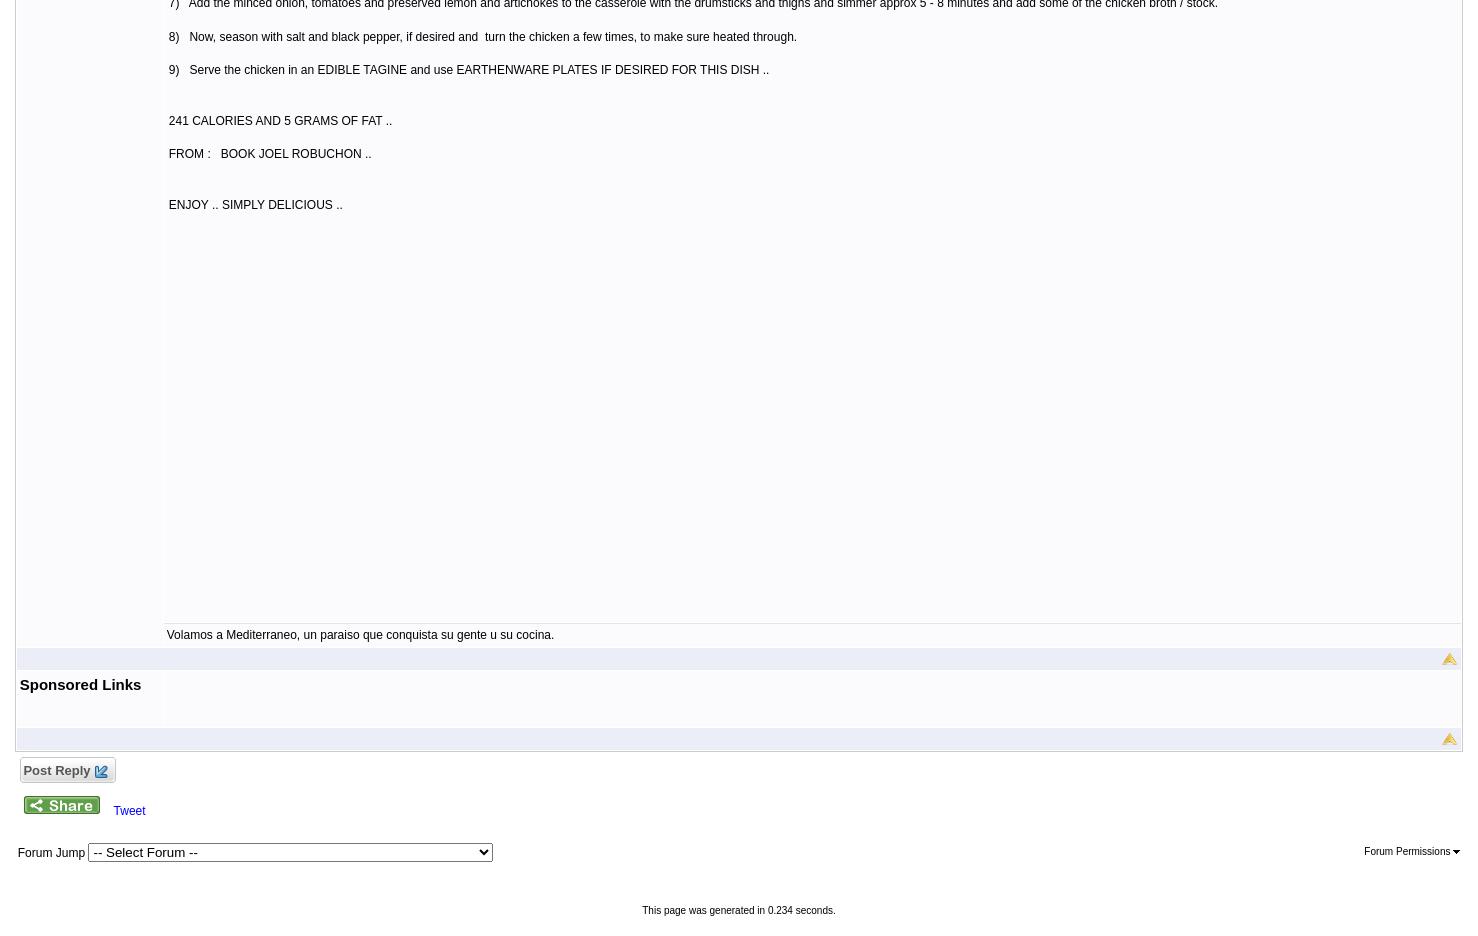 The width and height of the screenshot is (1478, 936). I want to click on 'FROM :   BOOK JOEL ROBUCHON ..', so click(269, 153).